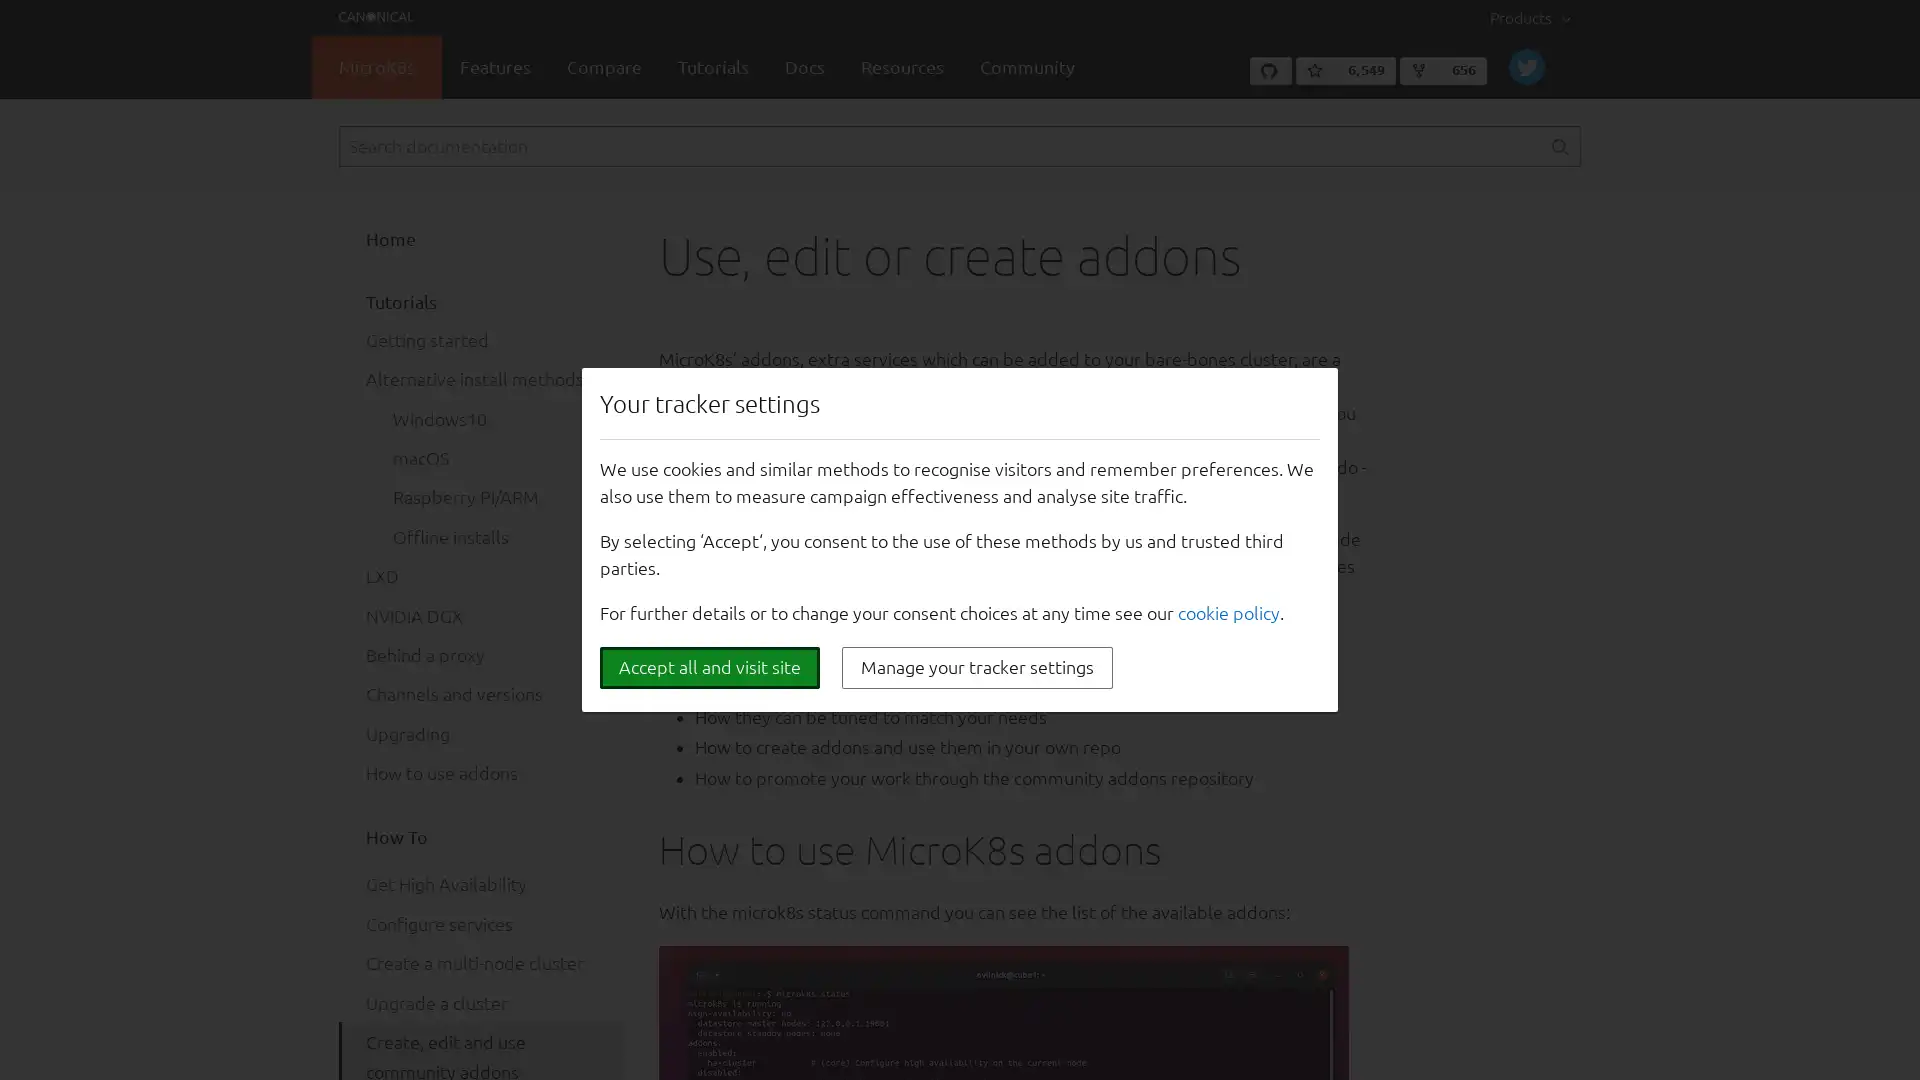 Image resolution: width=1920 pixels, height=1080 pixels. What do you see at coordinates (1558, 145) in the screenshot?
I see `Search` at bounding box center [1558, 145].